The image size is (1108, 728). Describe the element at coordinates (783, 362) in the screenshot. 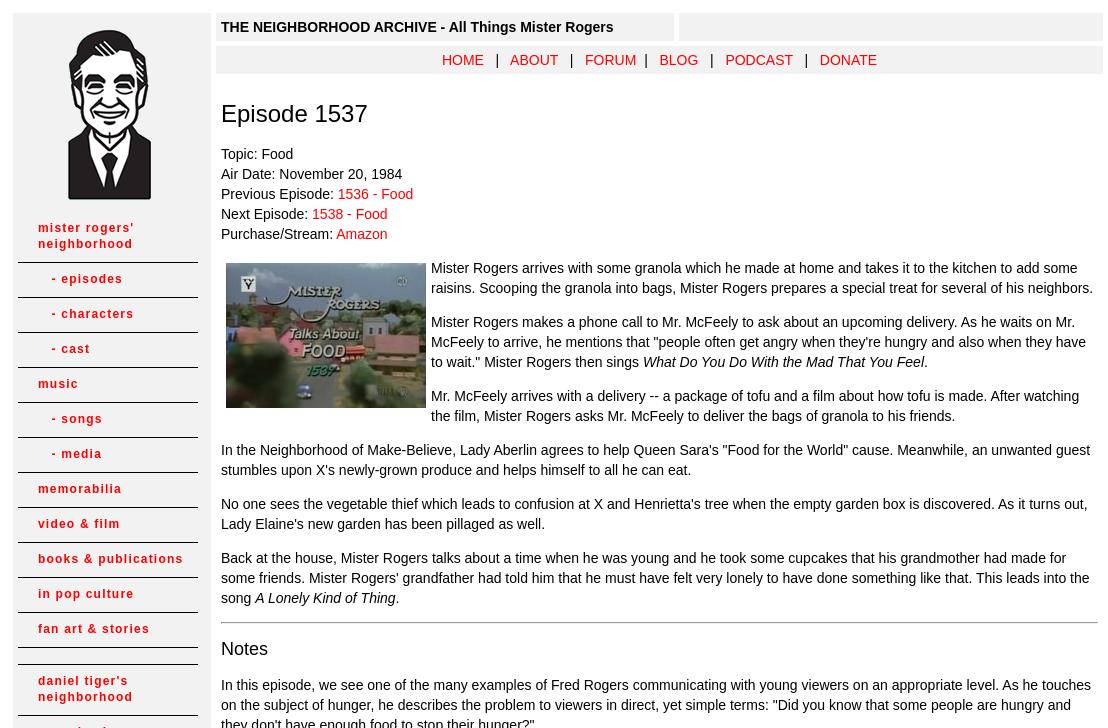

I see `'What Do You Do With the Mad That You Feel'` at that location.